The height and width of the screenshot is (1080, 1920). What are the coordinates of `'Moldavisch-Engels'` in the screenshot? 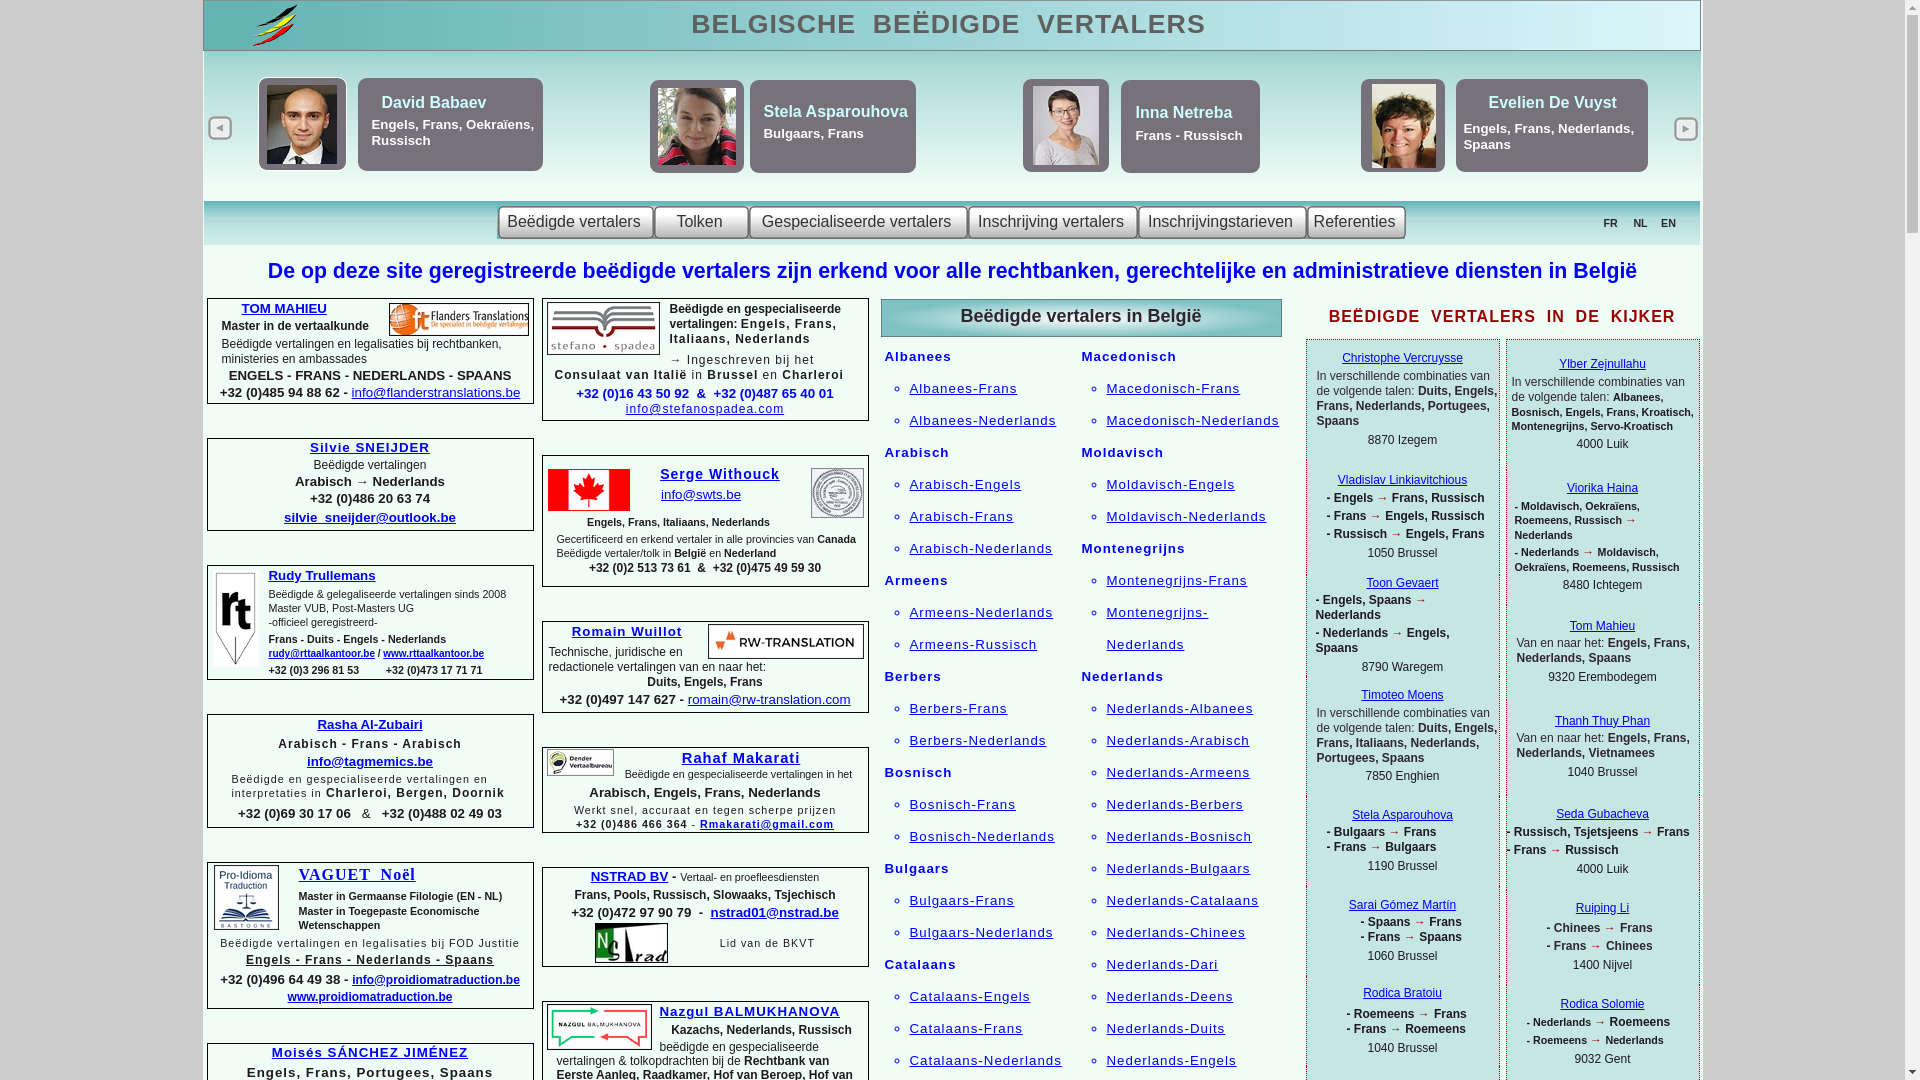 It's located at (1170, 484).